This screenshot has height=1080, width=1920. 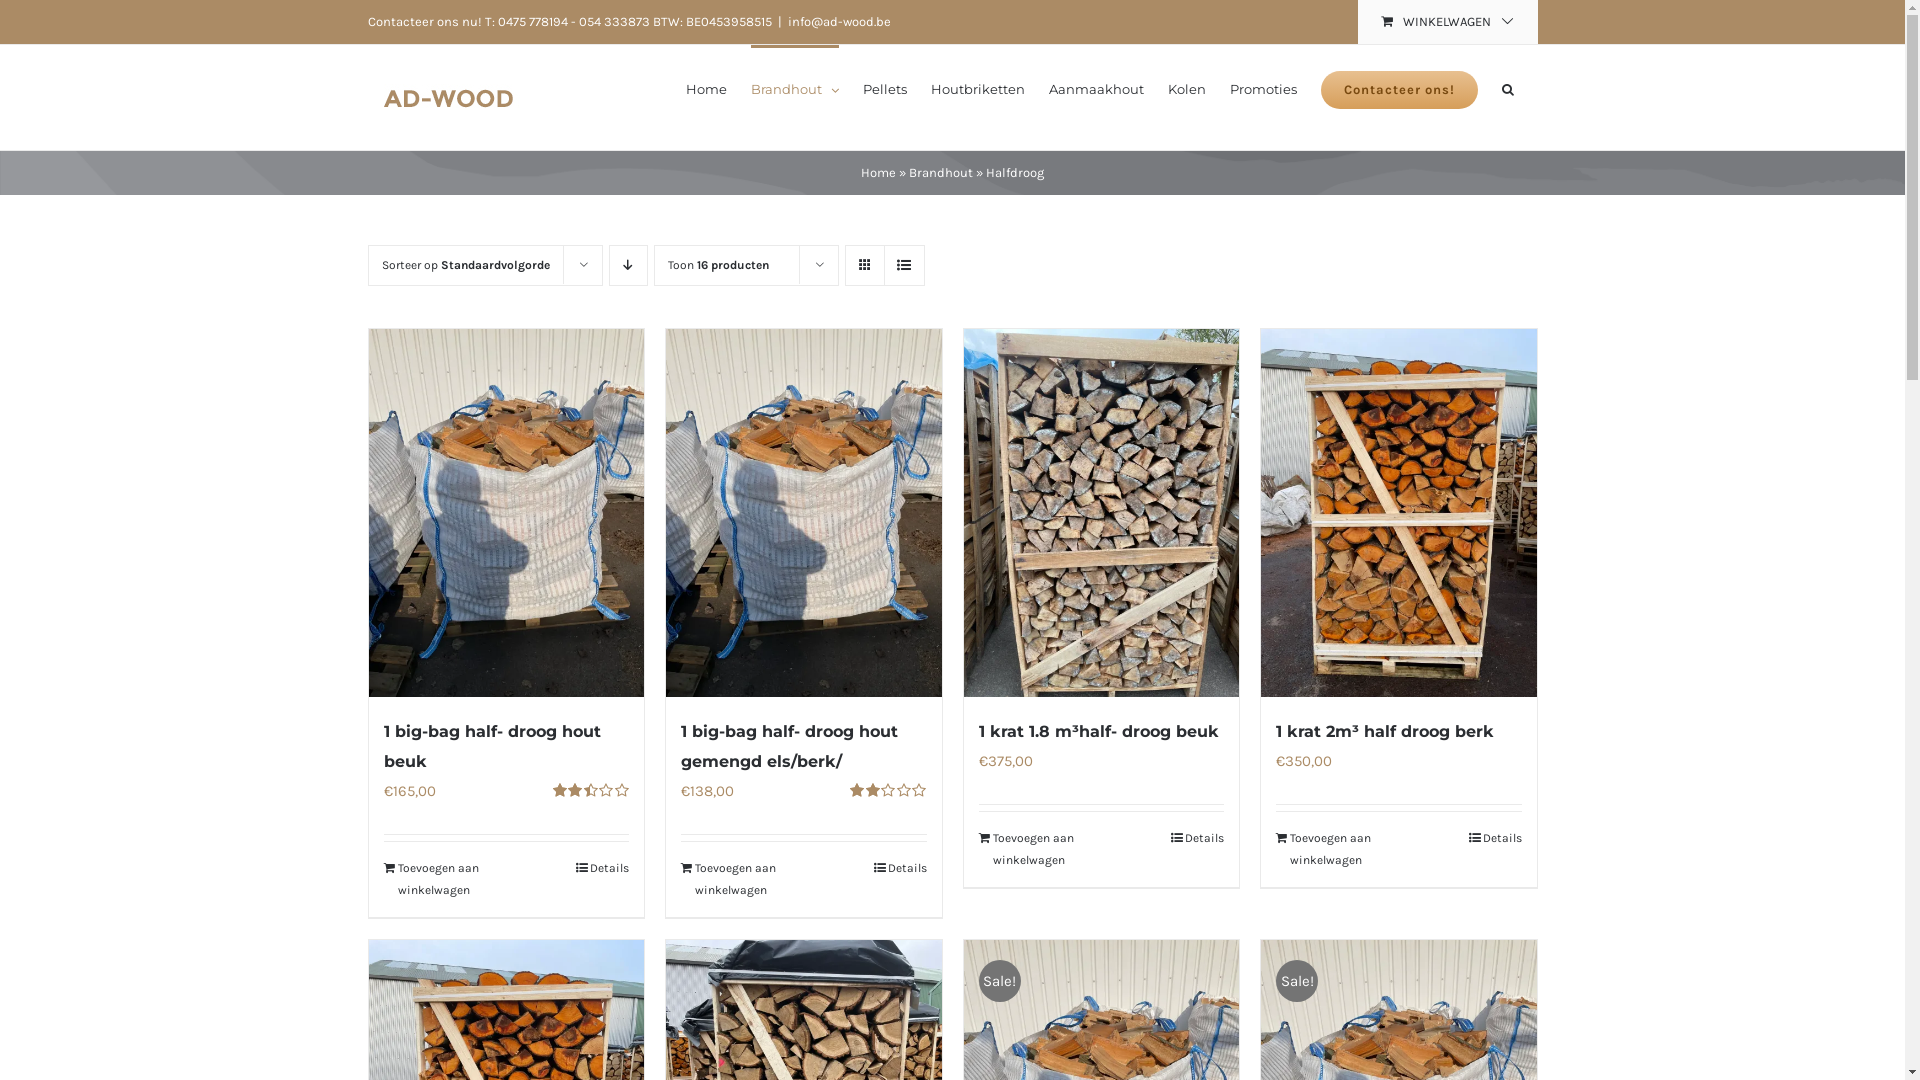 What do you see at coordinates (718, 264) in the screenshot?
I see `'Toon 16 producten'` at bounding box center [718, 264].